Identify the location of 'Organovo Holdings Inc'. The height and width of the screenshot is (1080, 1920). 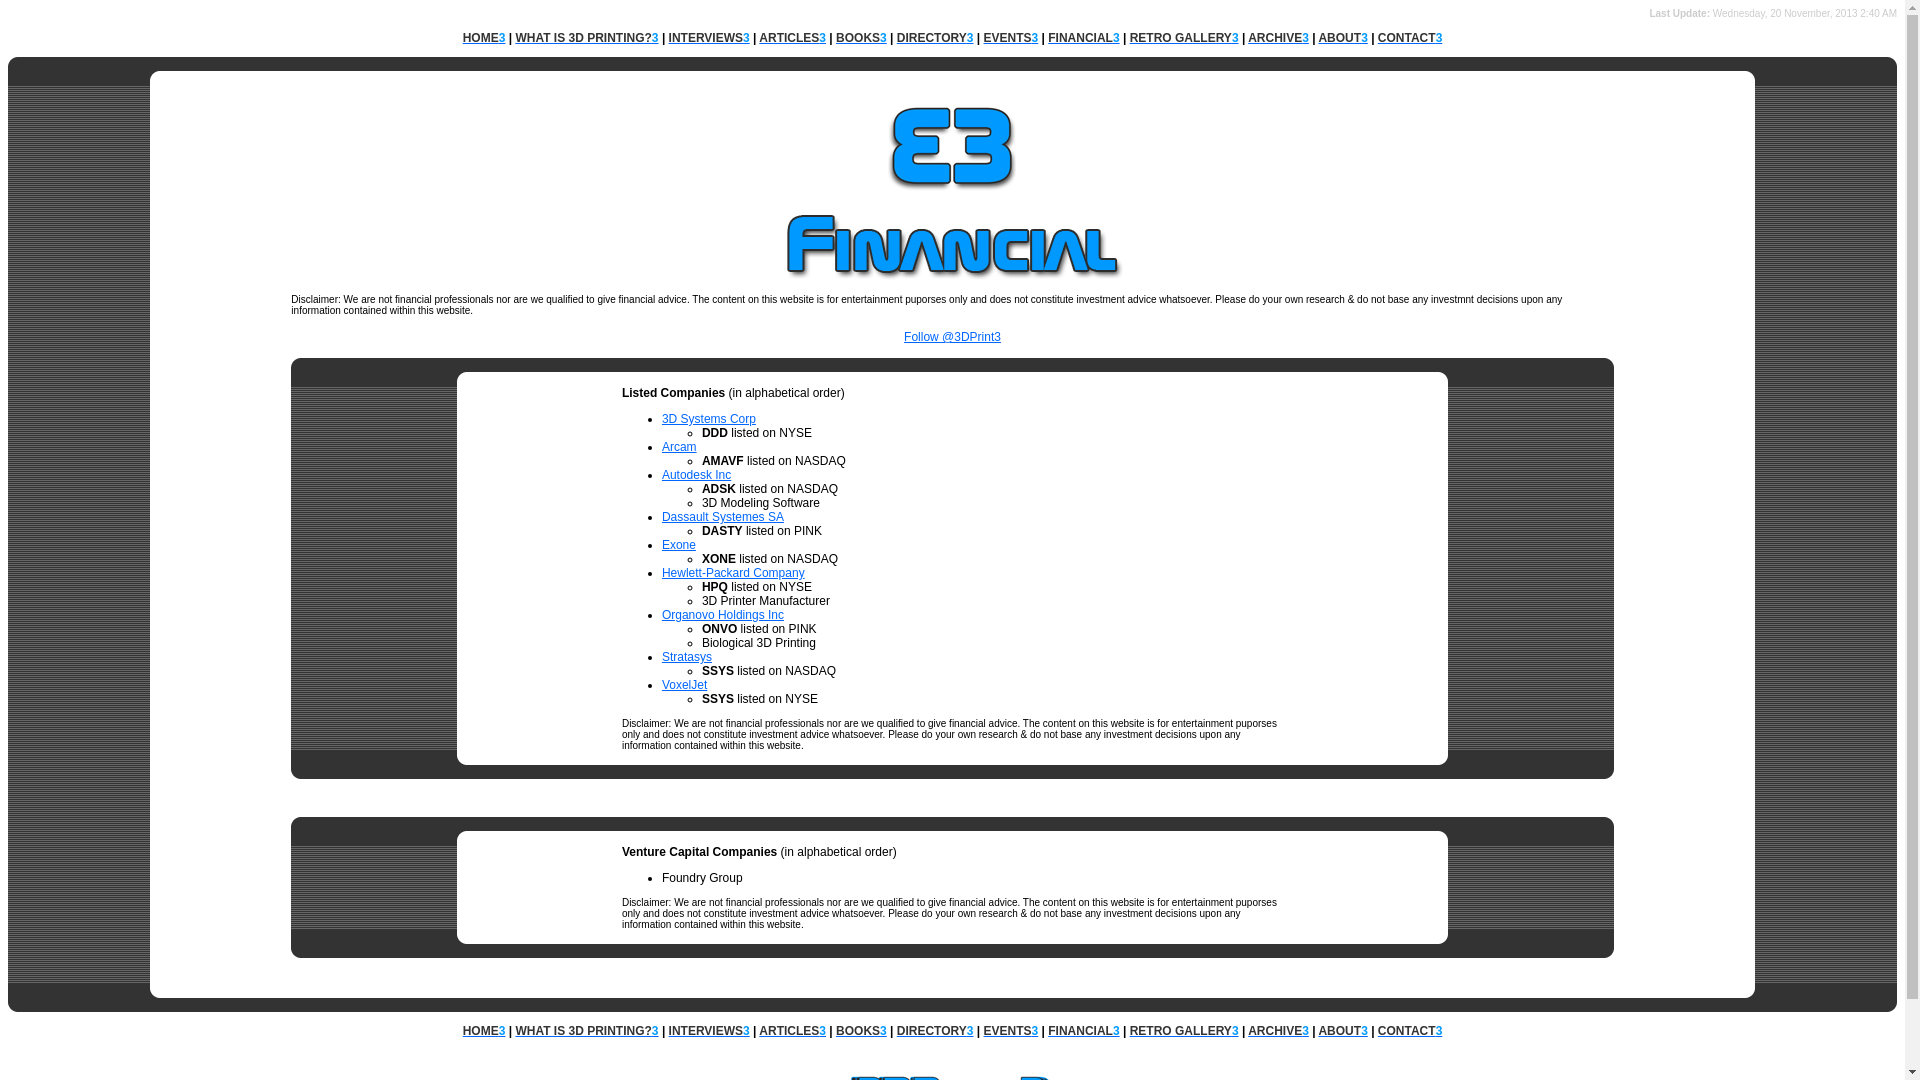
(662, 613).